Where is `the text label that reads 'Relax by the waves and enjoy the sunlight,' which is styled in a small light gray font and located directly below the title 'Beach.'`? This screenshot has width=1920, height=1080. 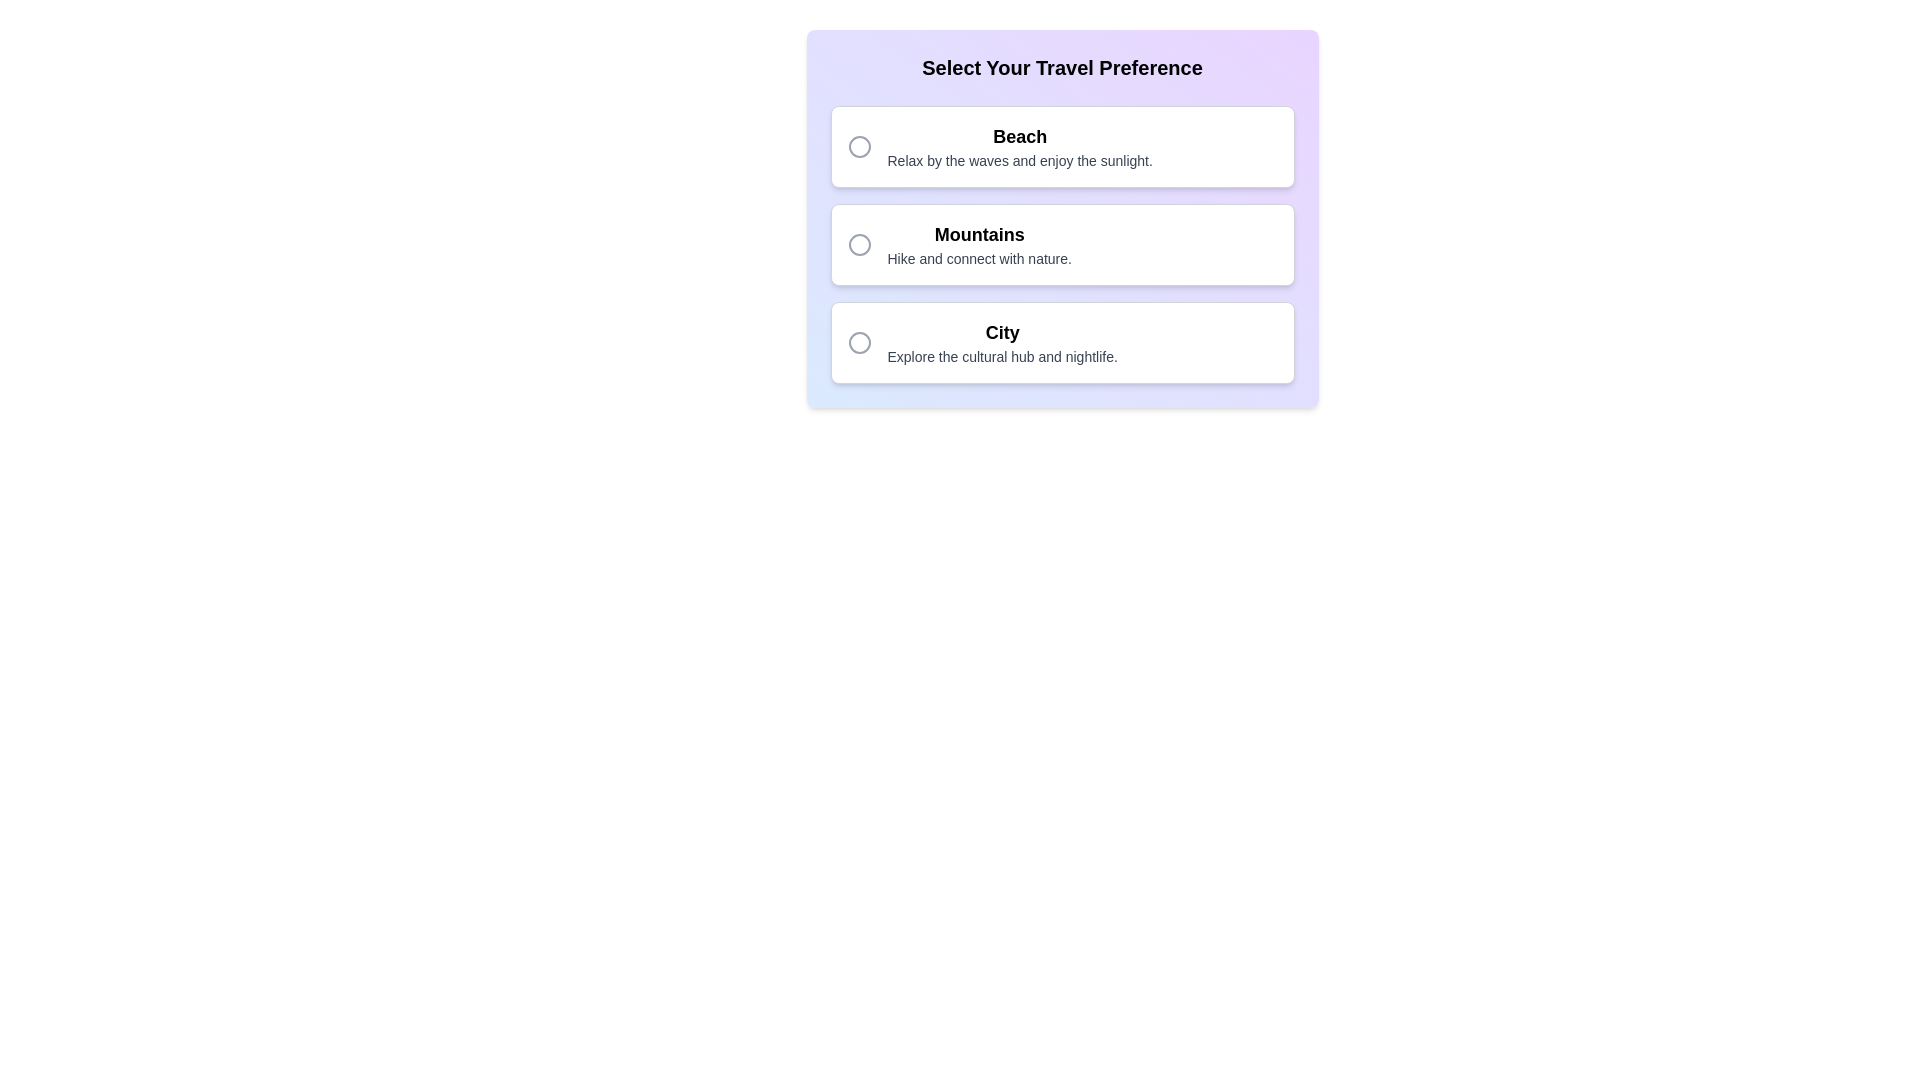
the text label that reads 'Relax by the waves and enjoy the sunlight,' which is styled in a small light gray font and located directly below the title 'Beach.' is located at coordinates (1020, 160).